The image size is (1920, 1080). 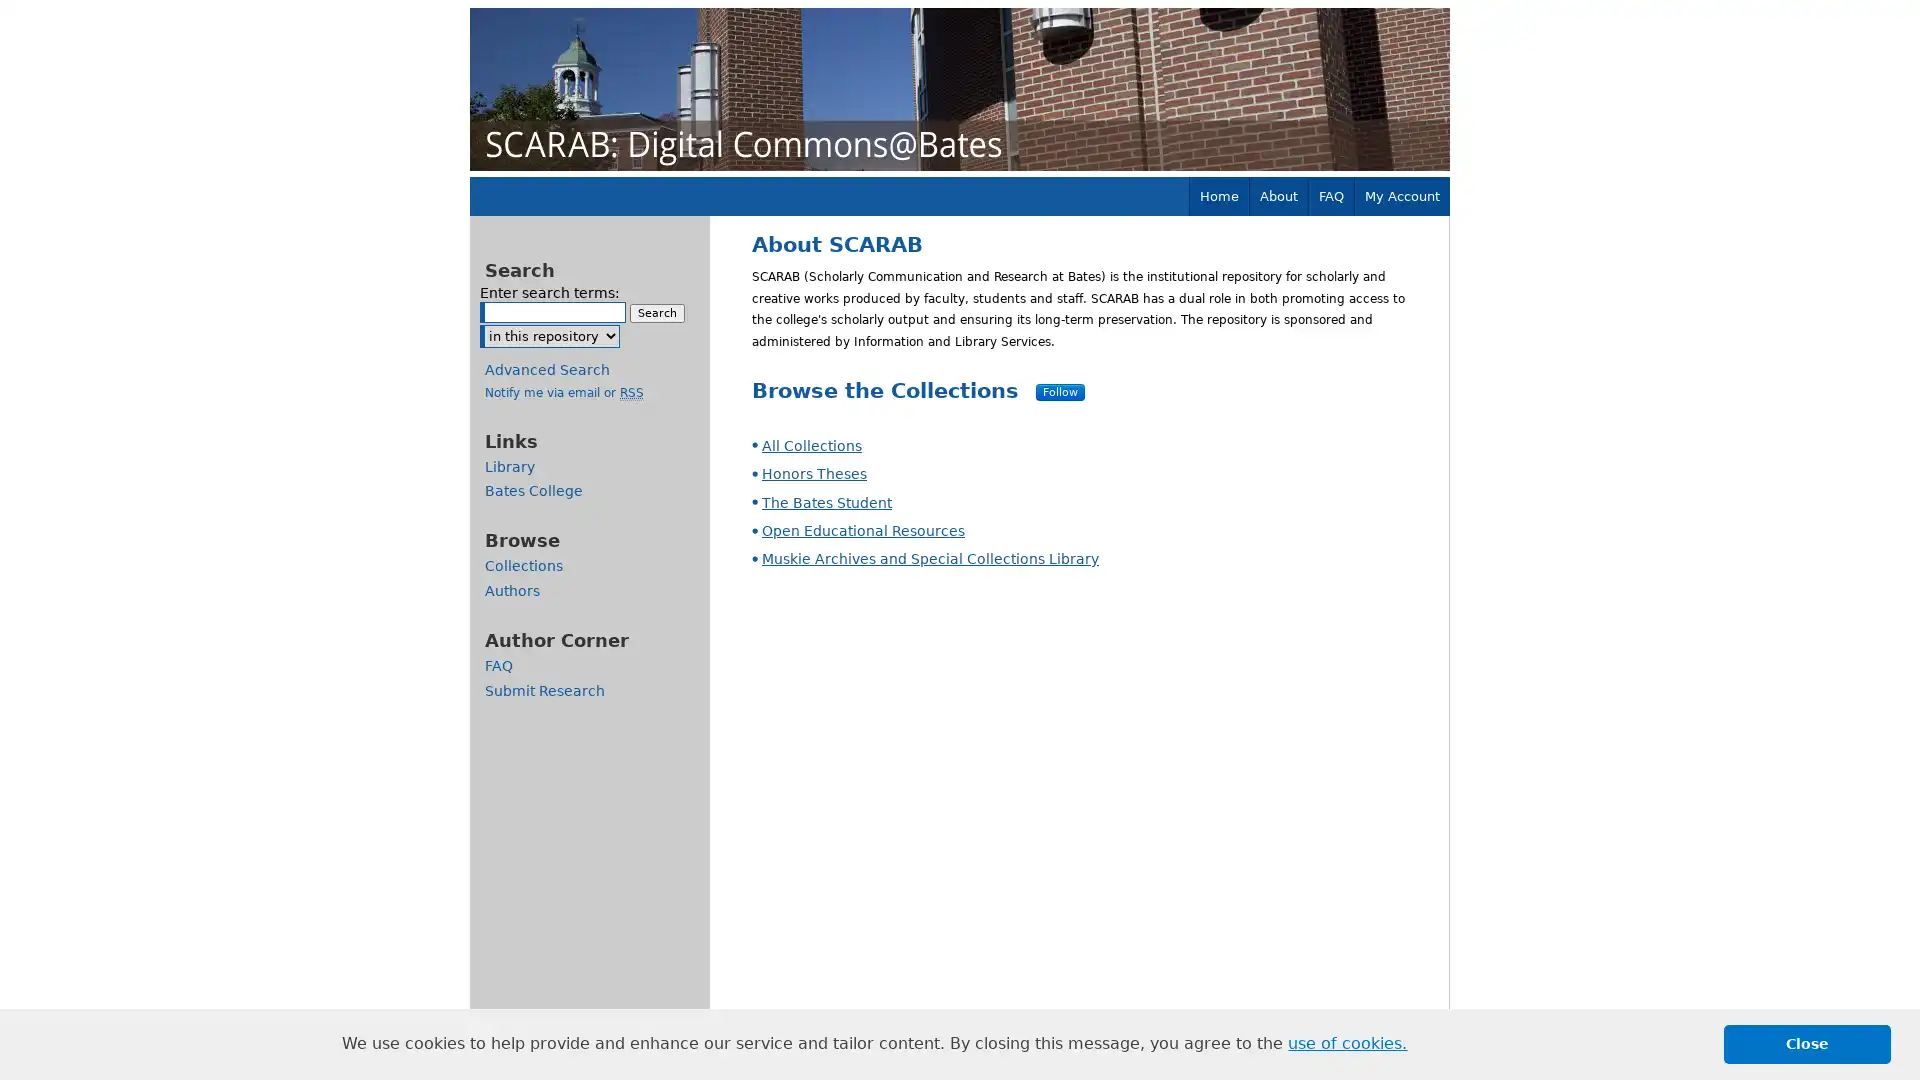 I want to click on dismiss cookie message, so click(x=1807, y=1043).